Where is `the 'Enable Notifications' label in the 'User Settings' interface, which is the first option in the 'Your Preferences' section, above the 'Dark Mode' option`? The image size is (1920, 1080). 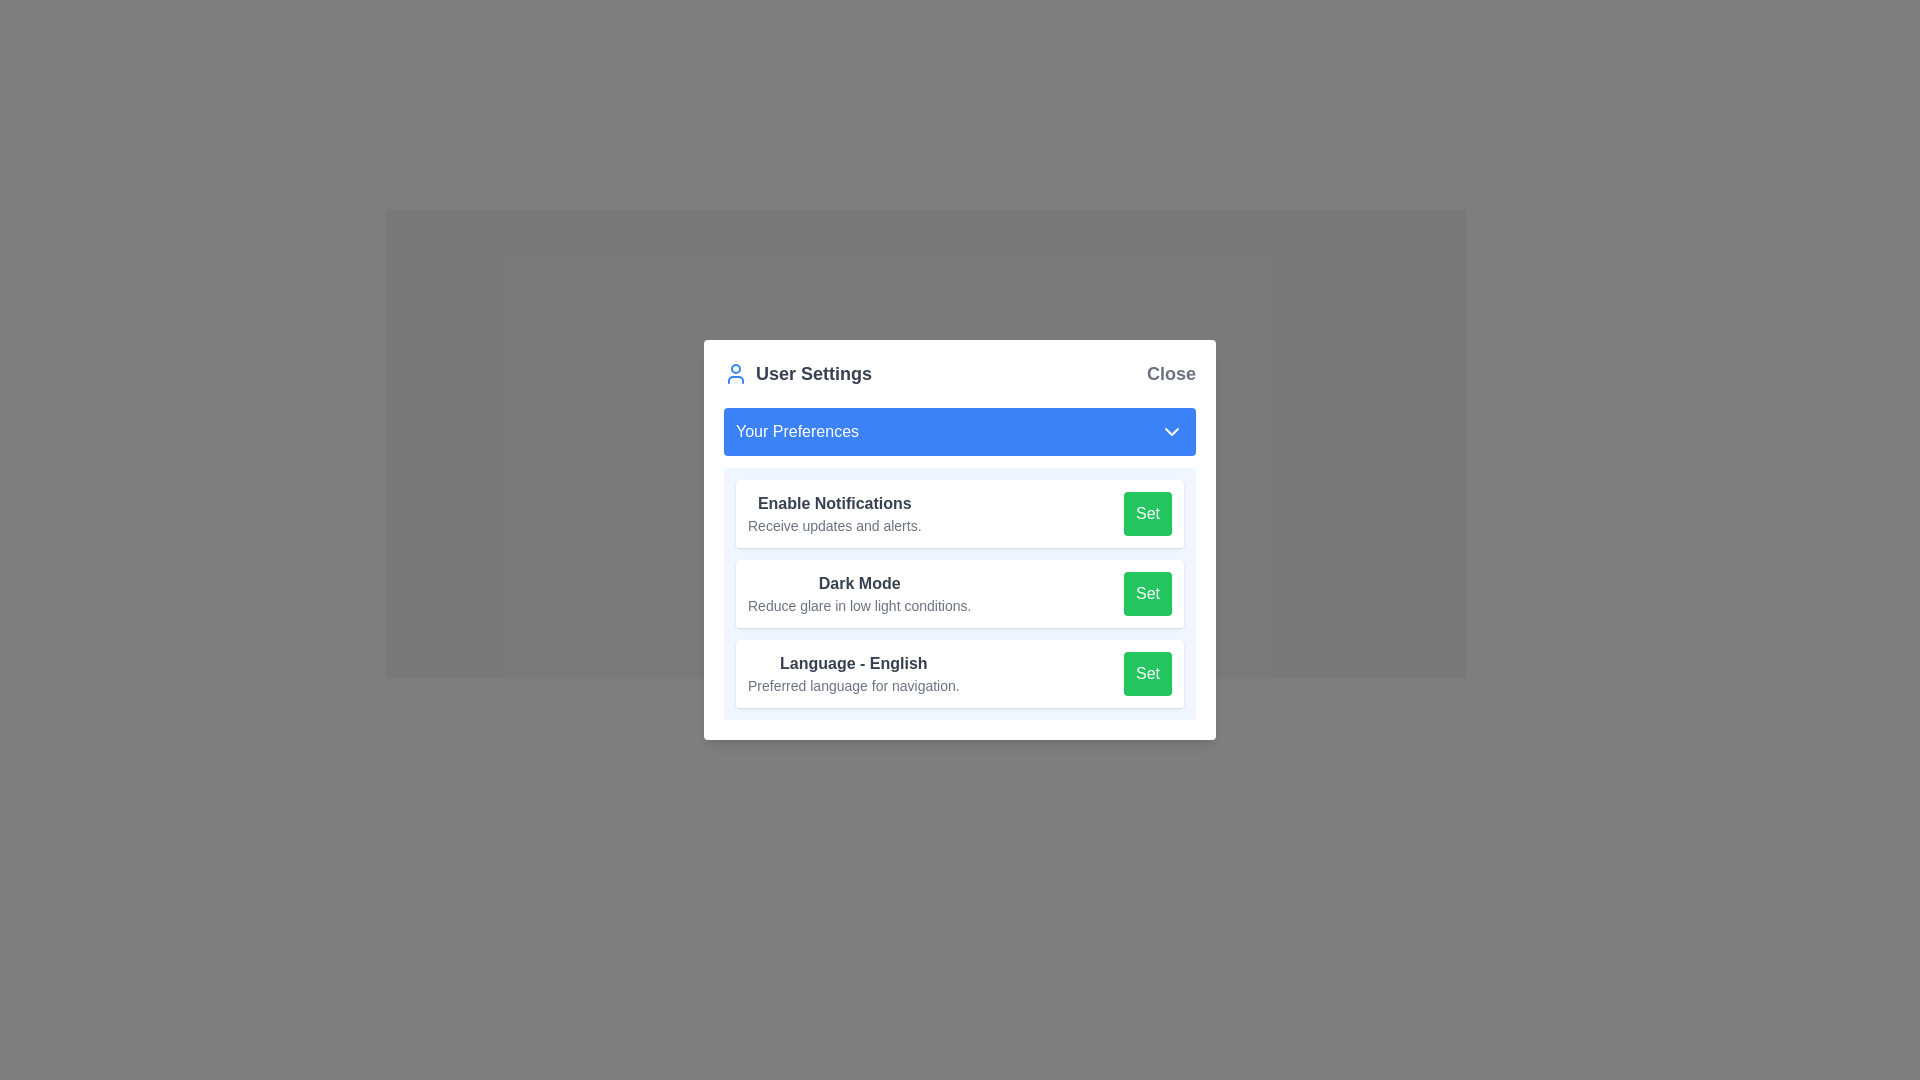
the 'Enable Notifications' label in the 'User Settings' interface, which is the first option in the 'Your Preferences' section, above the 'Dark Mode' option is located at coordinates (834, 512).